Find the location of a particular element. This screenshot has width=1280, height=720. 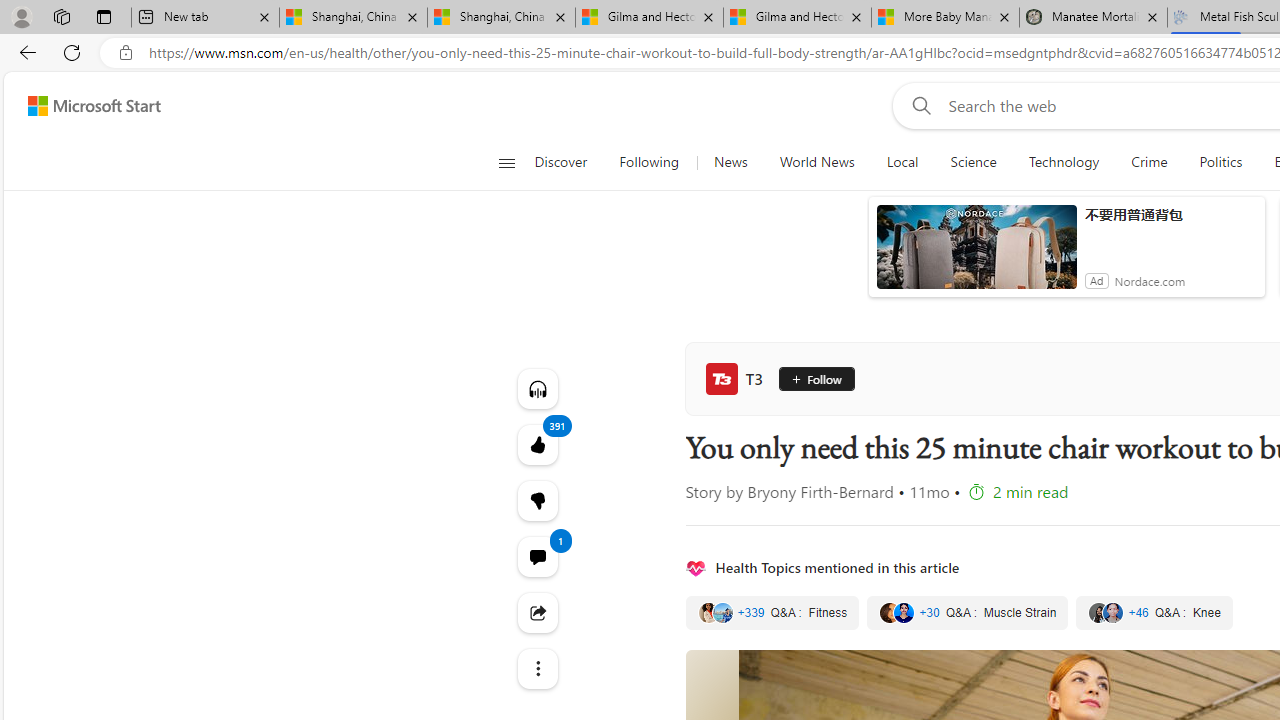

'News' is located at coordinates (729, 162).